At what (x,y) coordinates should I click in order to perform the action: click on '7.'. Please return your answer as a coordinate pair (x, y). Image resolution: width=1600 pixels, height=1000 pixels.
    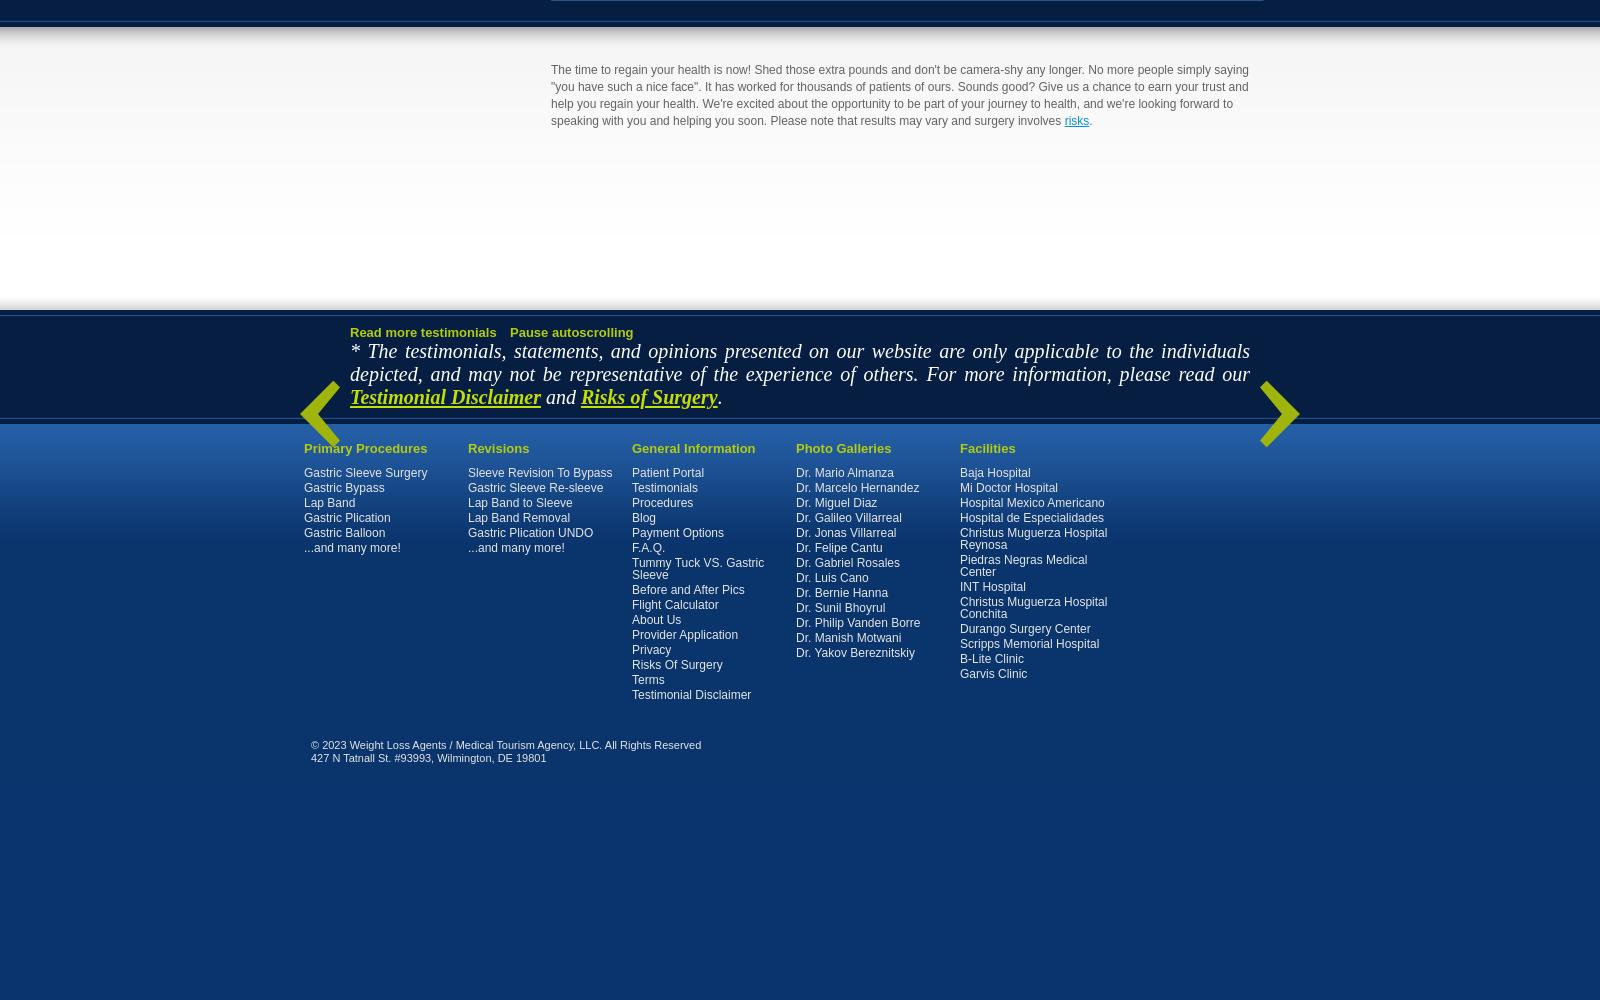
    Looking at the image, I should click on (327, 360).